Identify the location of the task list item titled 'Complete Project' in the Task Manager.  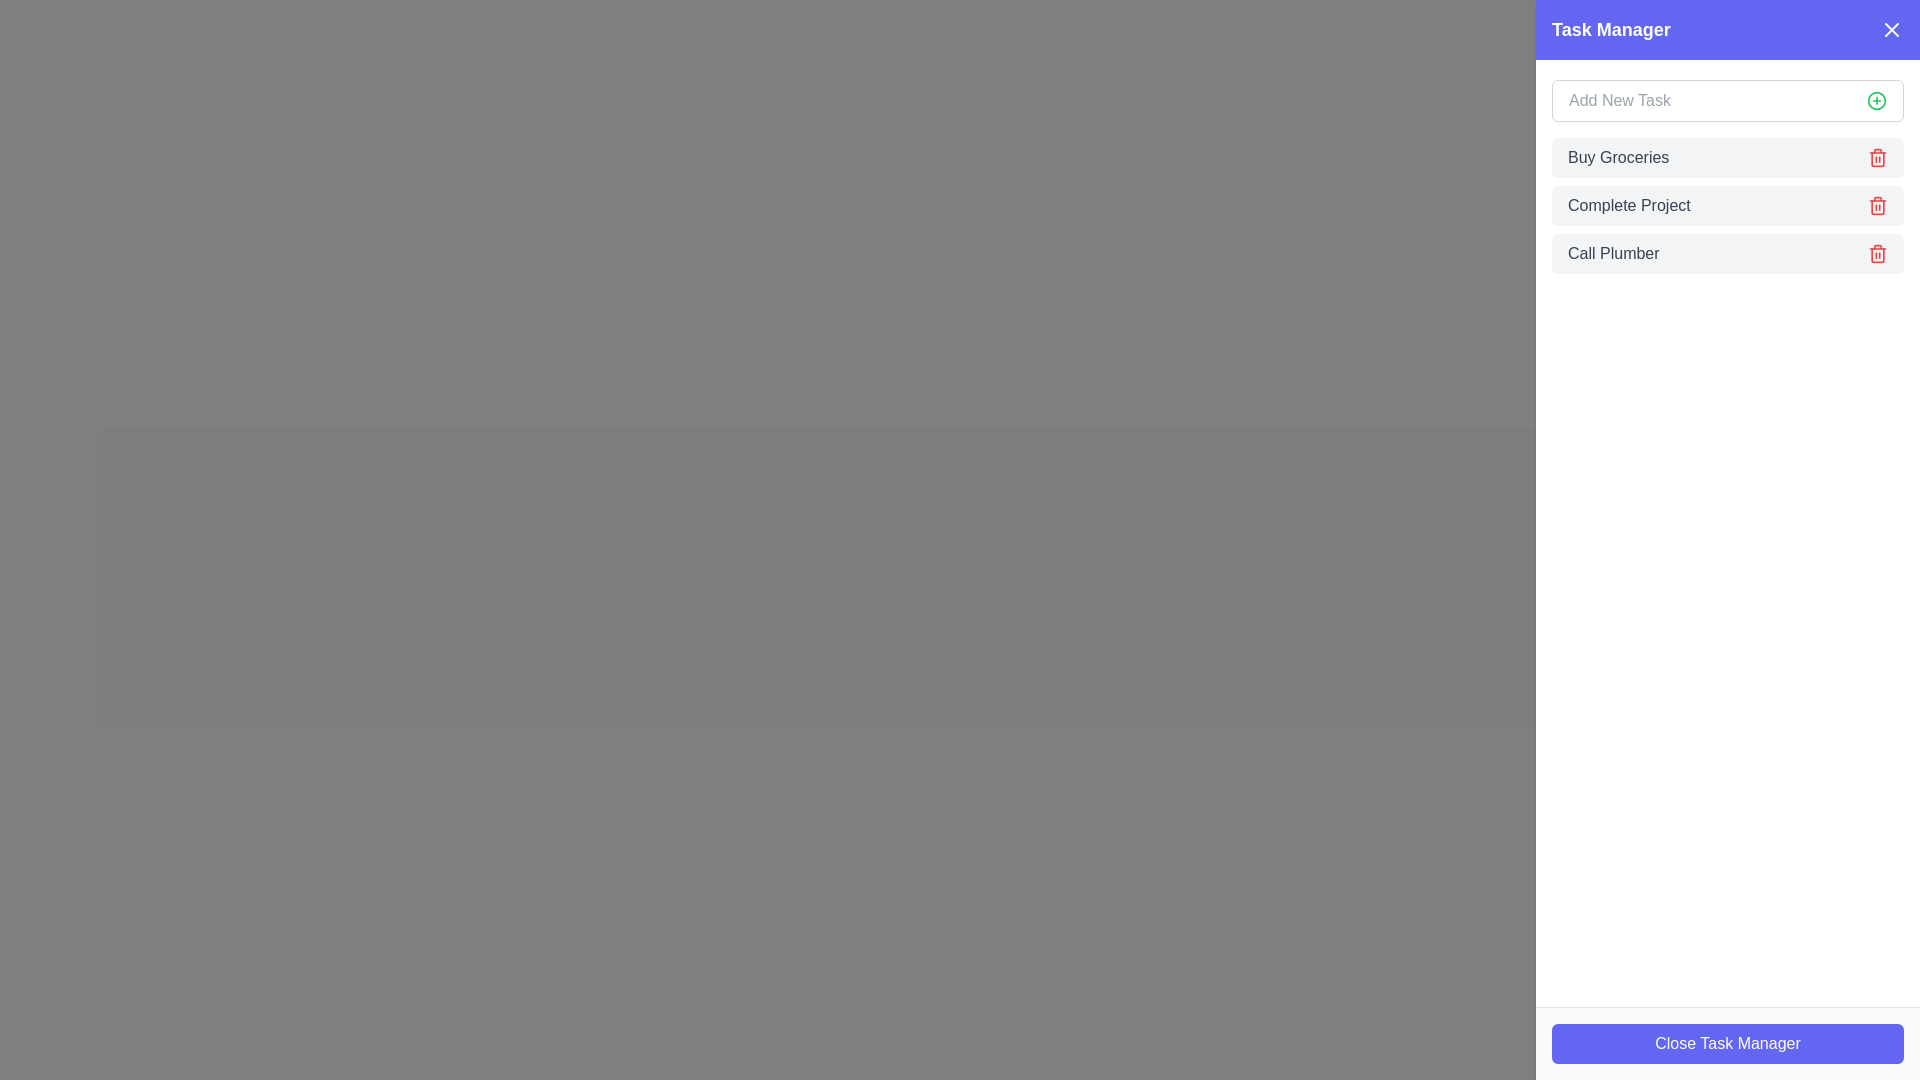
(1727, 205).